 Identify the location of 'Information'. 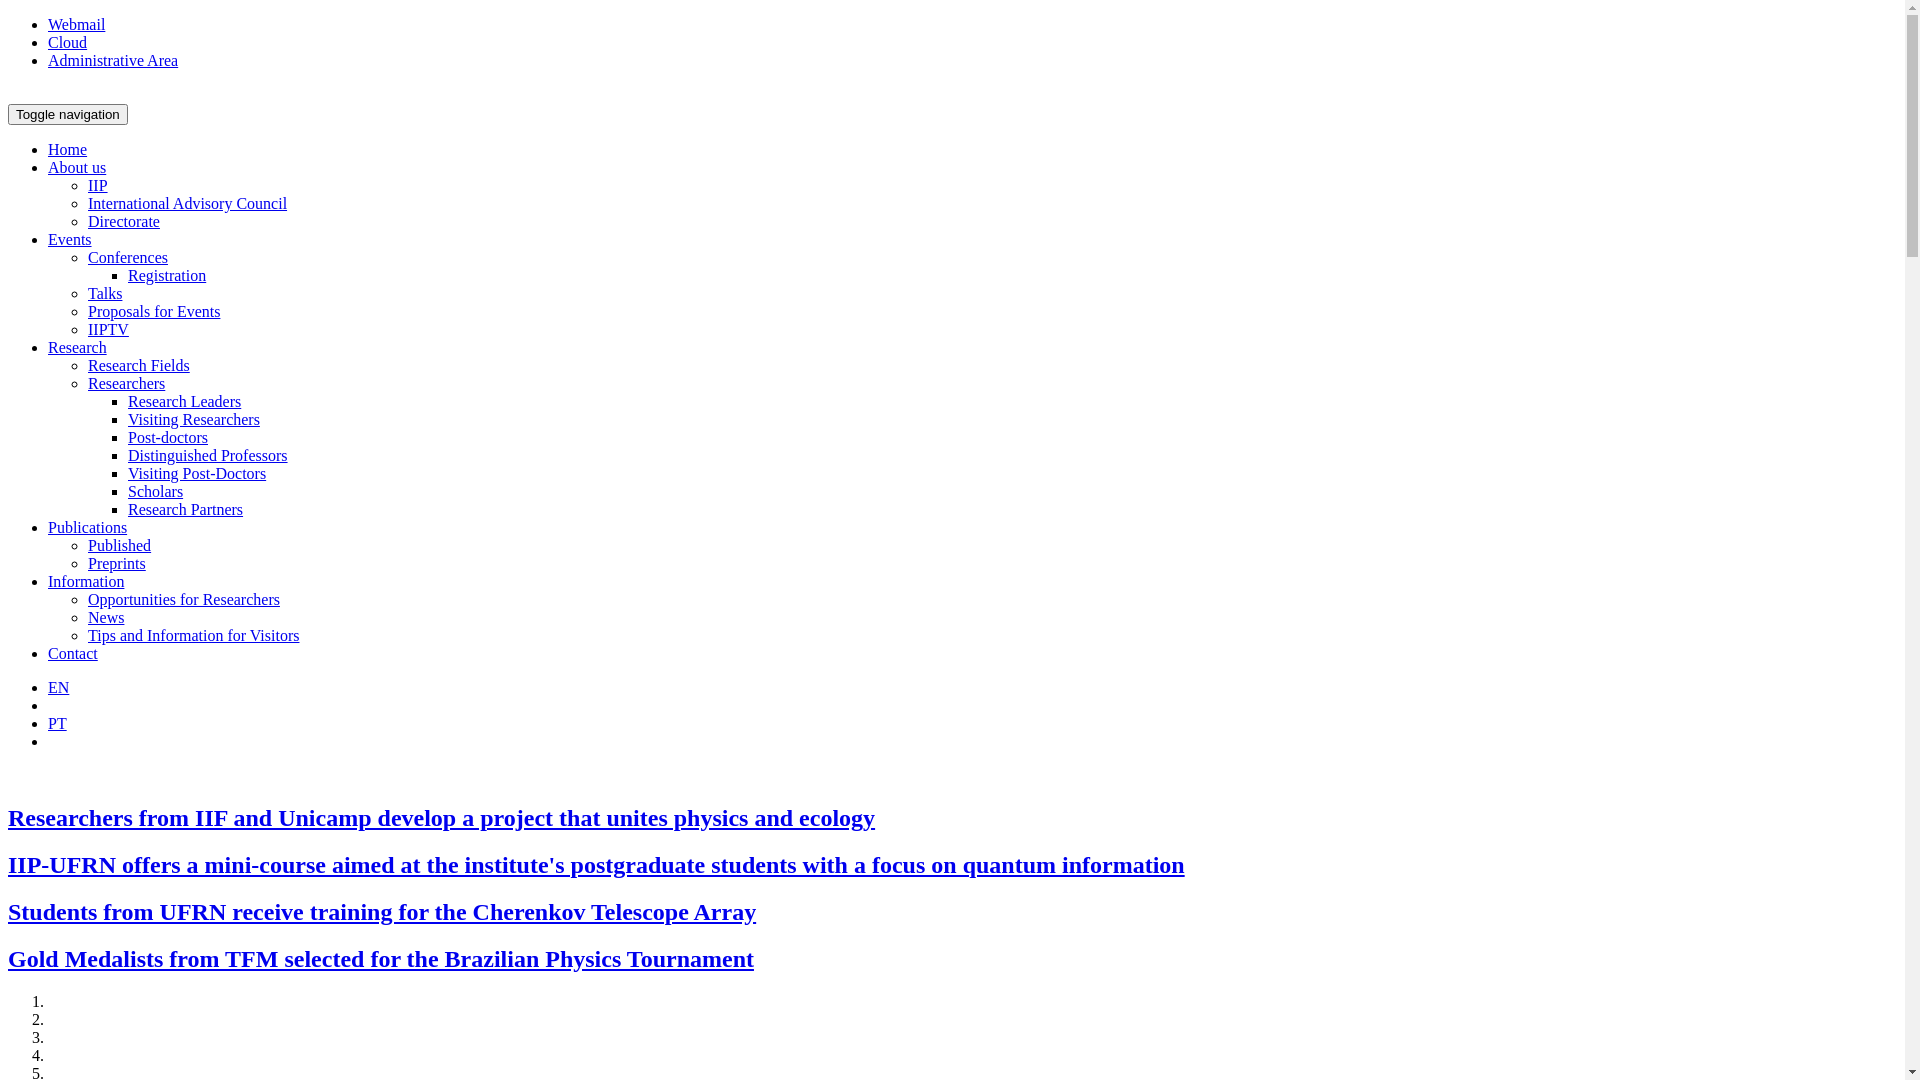
(85, 581).